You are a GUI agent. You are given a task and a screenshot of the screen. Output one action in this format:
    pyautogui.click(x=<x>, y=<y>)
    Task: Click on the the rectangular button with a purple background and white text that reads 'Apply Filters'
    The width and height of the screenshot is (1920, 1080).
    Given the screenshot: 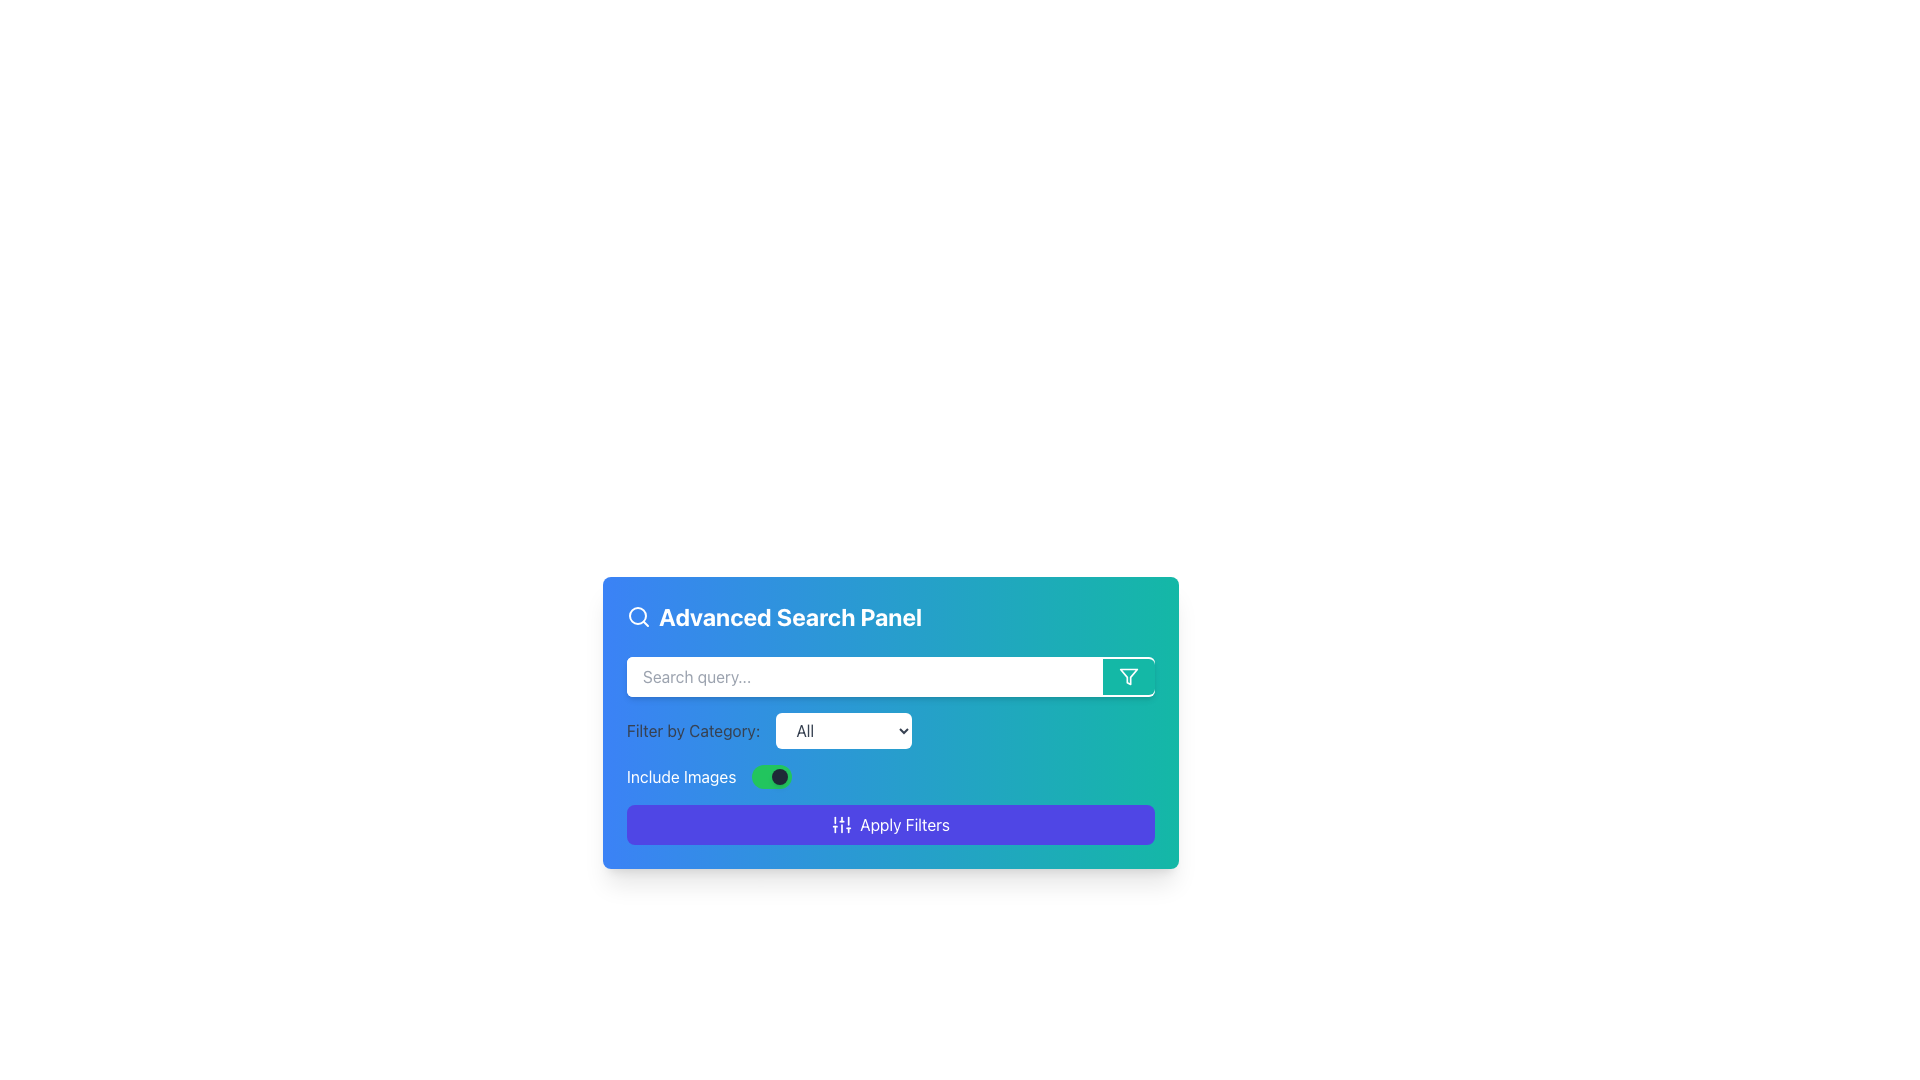 What is the action you would take?
    pyautogui.click(x=890, y=825)
    